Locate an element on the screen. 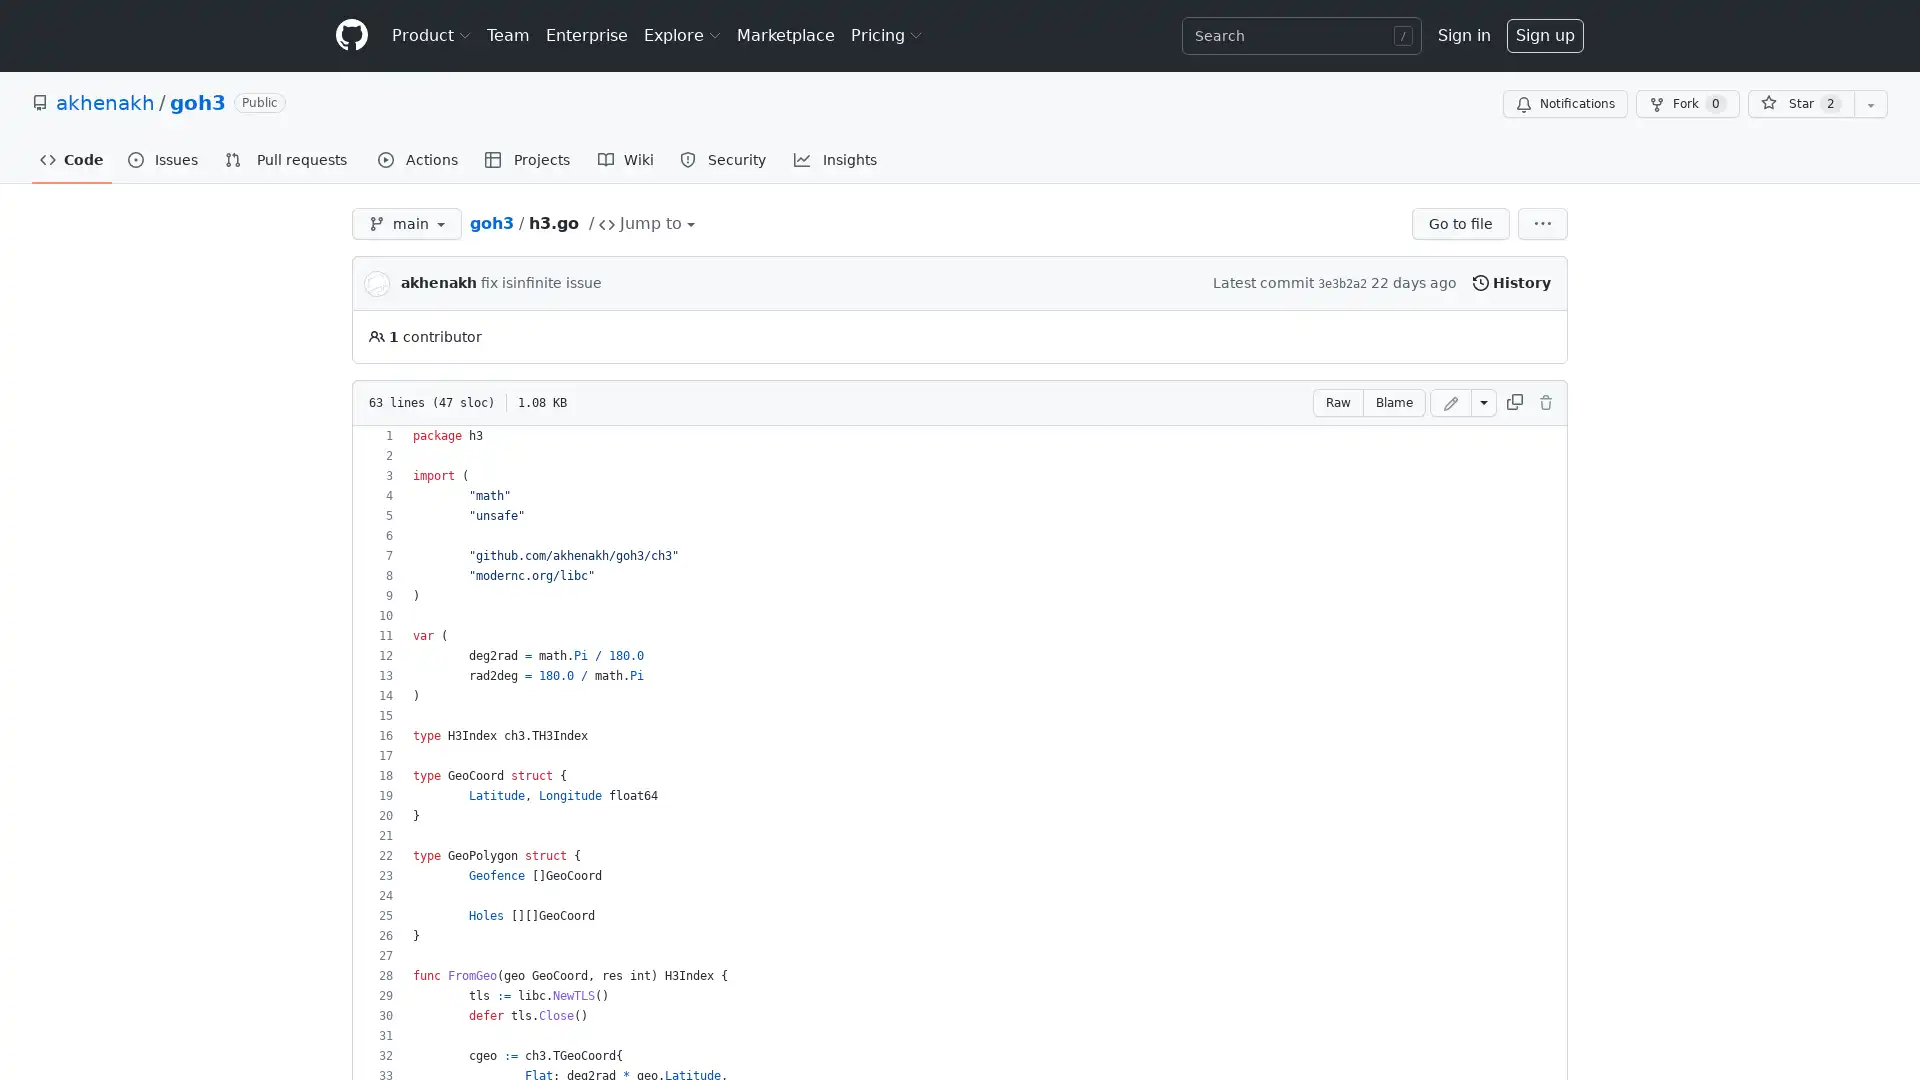  You must be signed in to make or propose changes is located at coordinates (1544, 402).